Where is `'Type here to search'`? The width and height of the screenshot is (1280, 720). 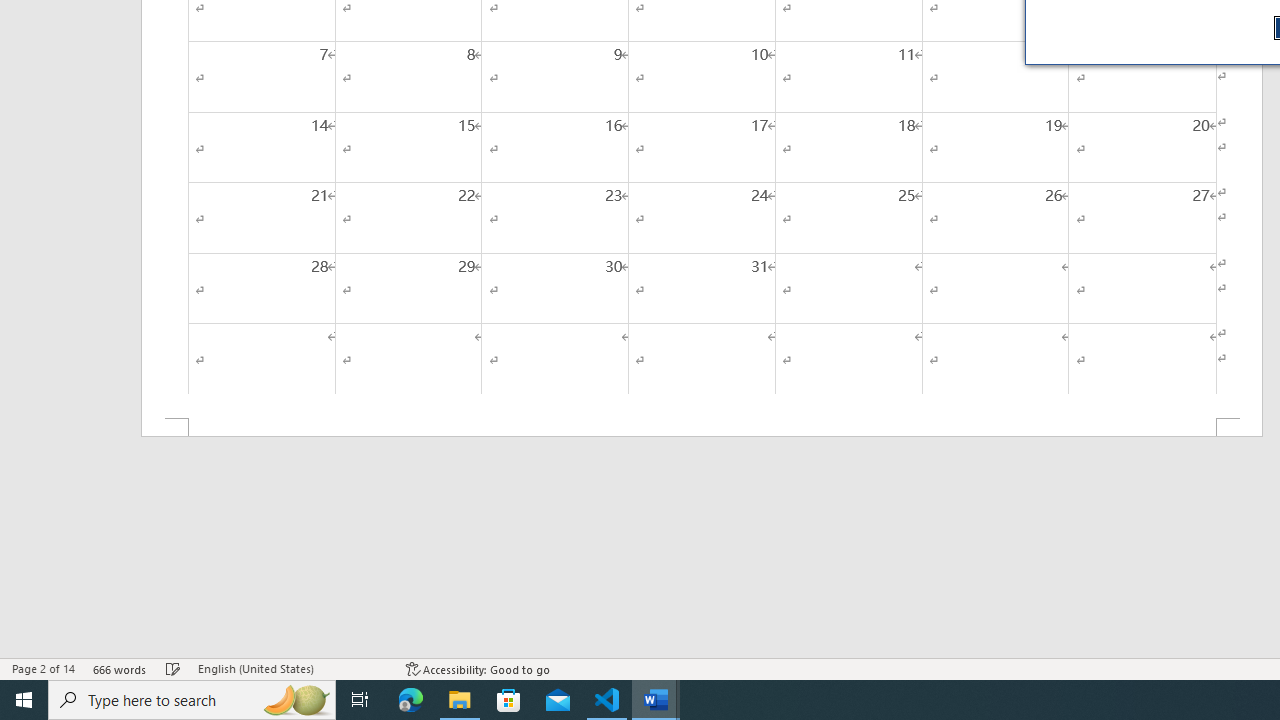 'Type here to search' is located at coordinates (192, 698).